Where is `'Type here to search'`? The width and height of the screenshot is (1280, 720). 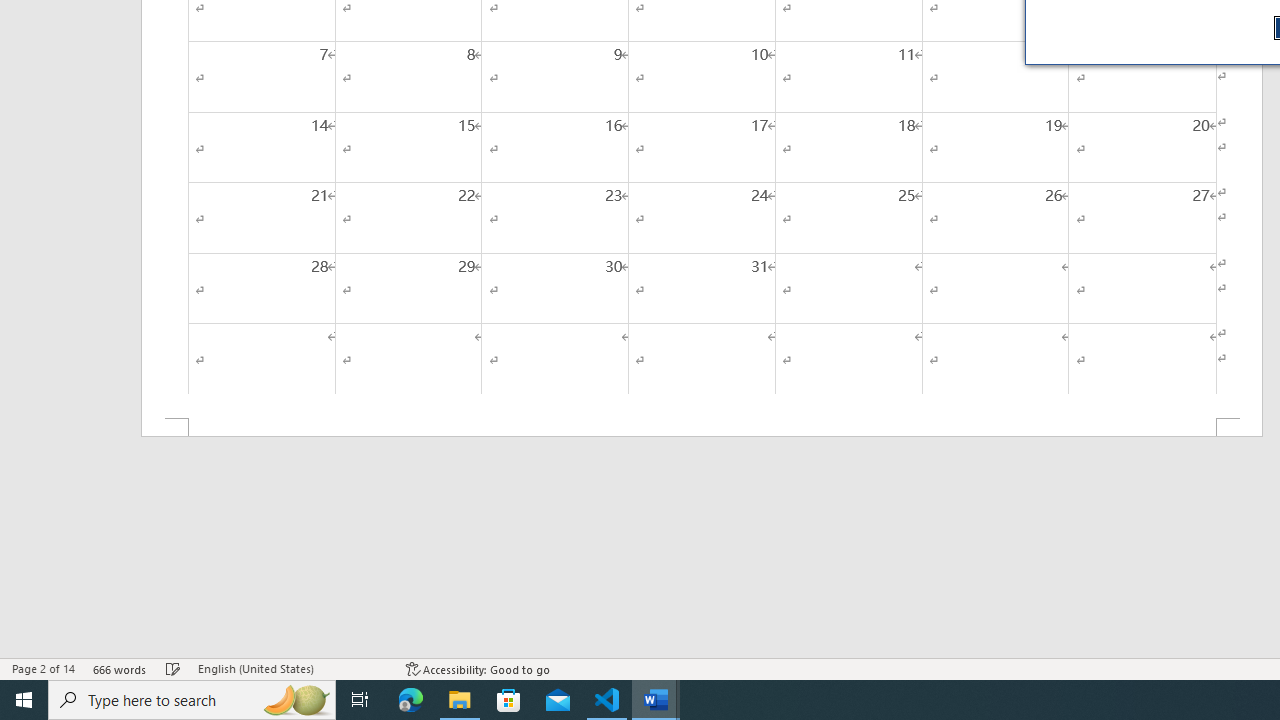 'Type here to search' is located at coordinates (192, 698).